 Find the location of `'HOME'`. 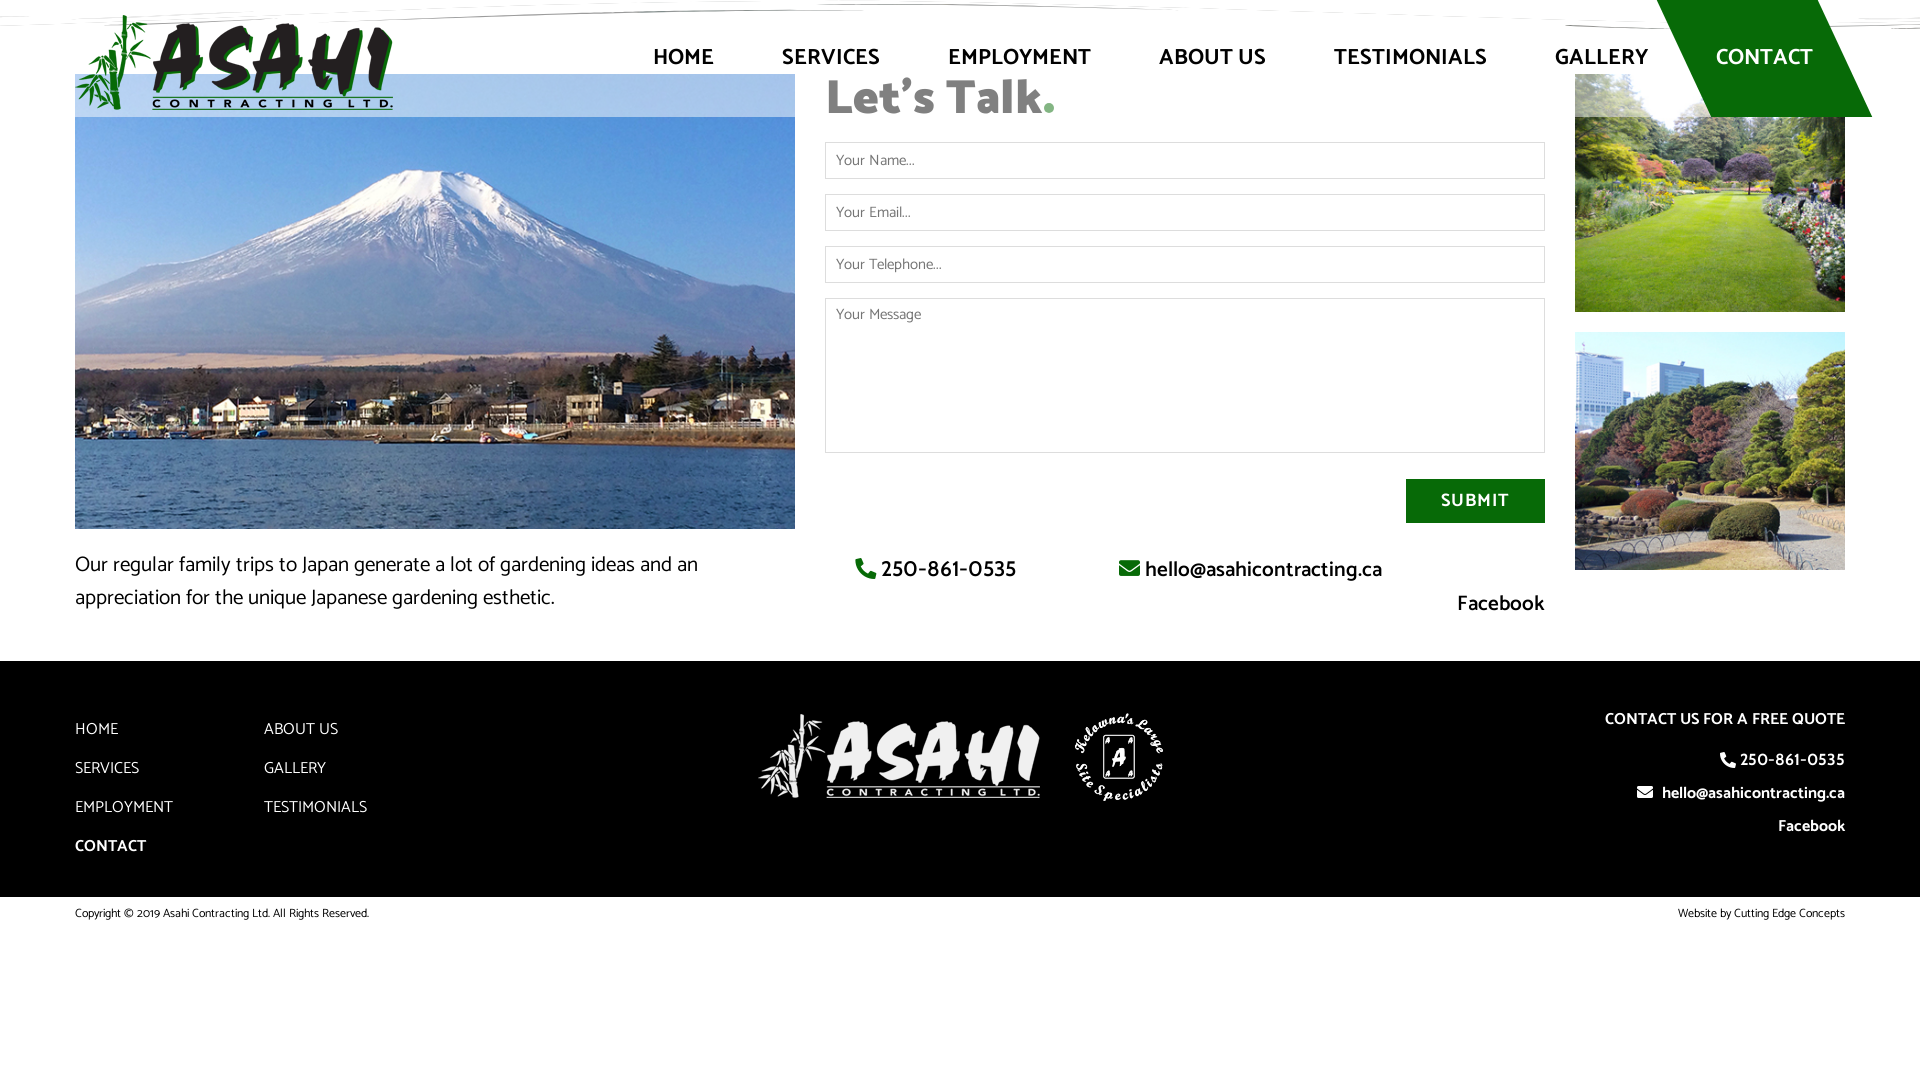

'HOME' is located at coordinates (95, 729).